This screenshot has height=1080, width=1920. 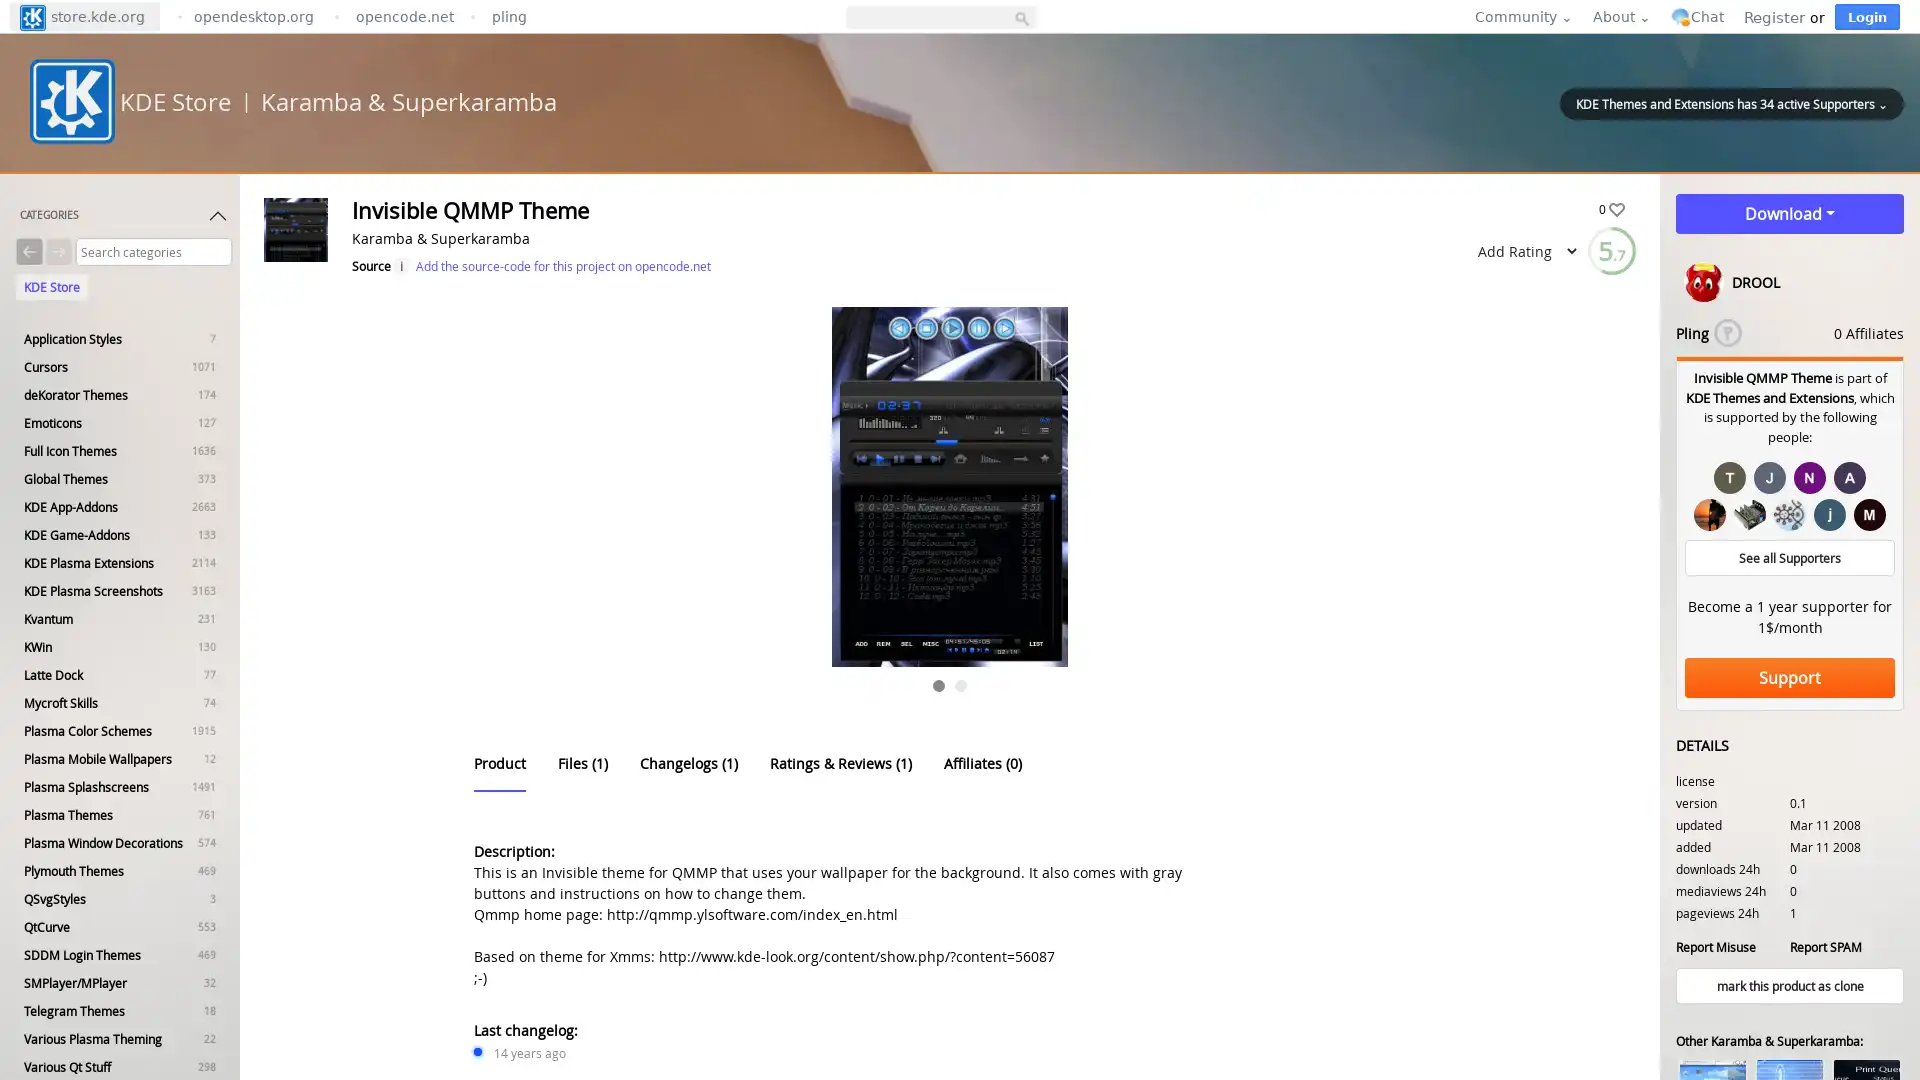 I want to click on CATEGORIES, so click(x=123, y=219).